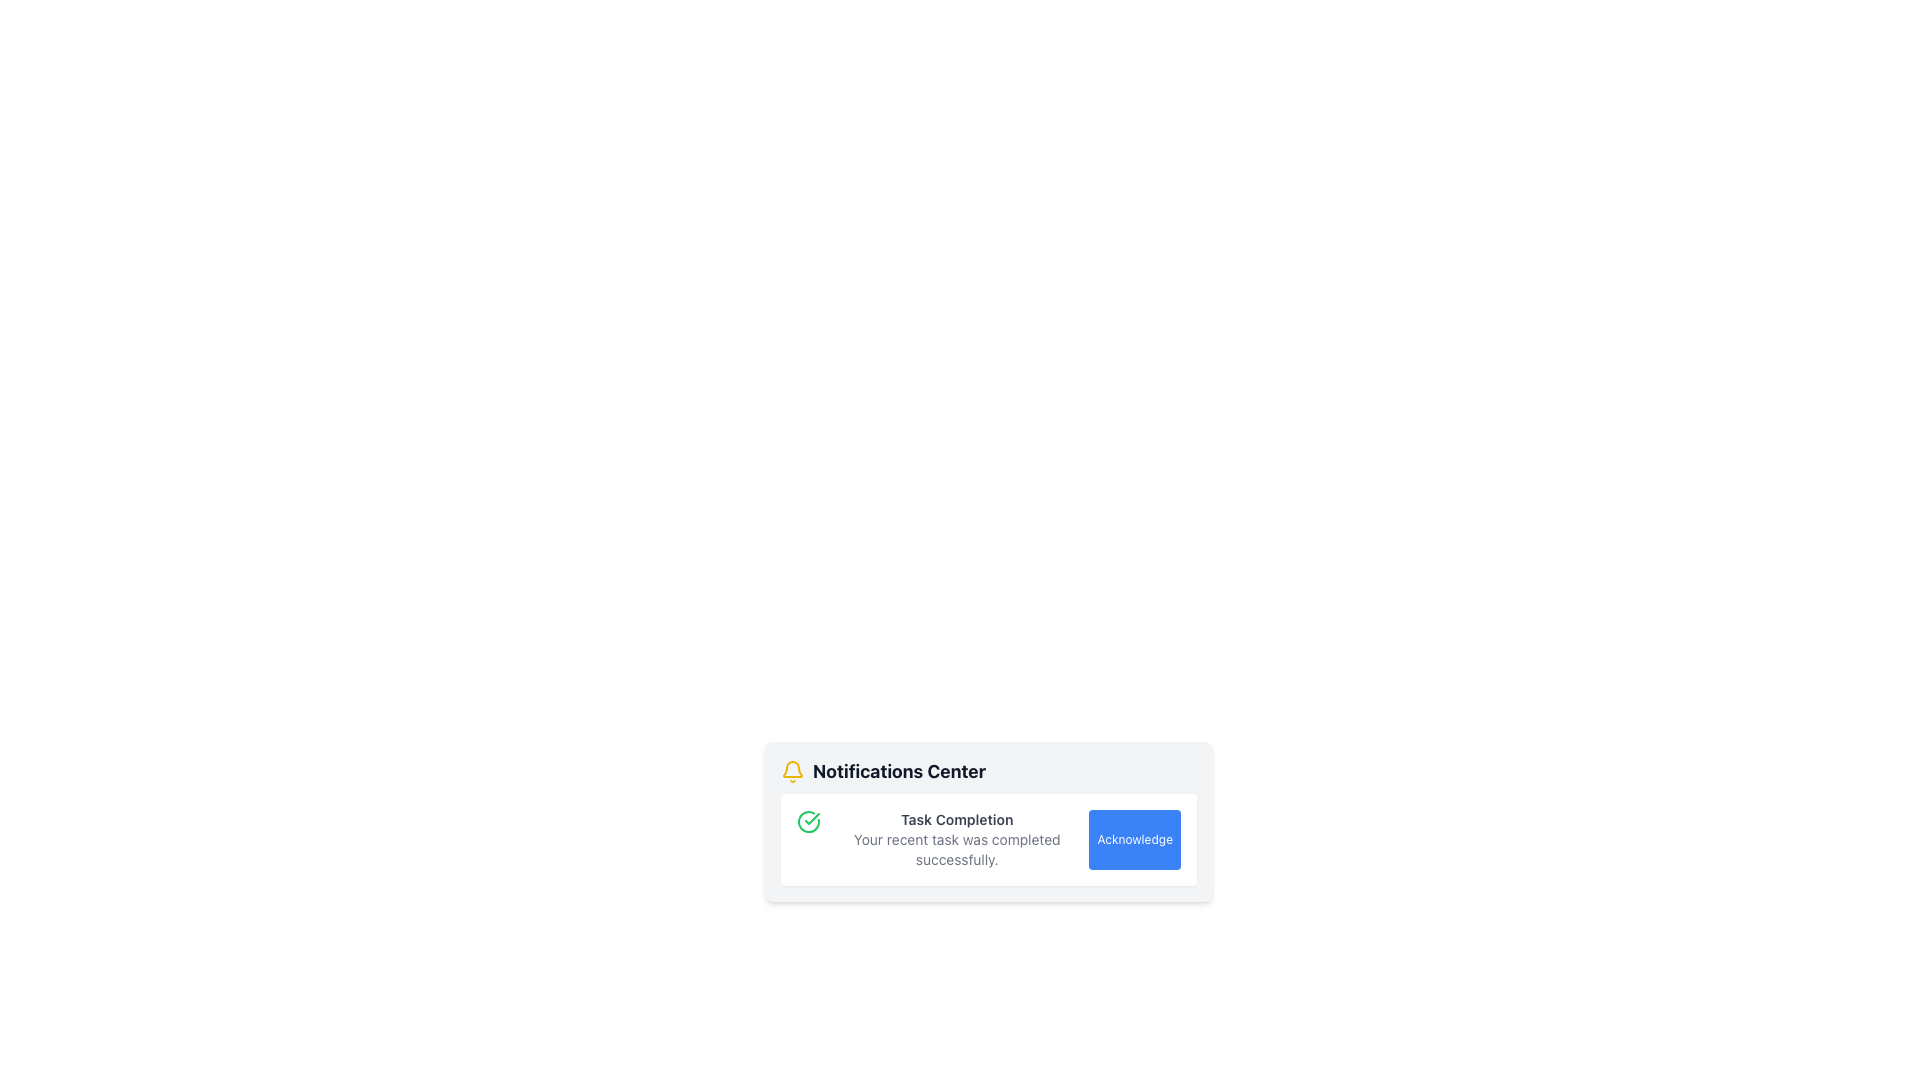 The image size is (1920, 1080). Describe the element at coordinates (809, 821) in the screenshot. I see `the task completion icon located to the left of the title 'Task Completion' and aligned horizontally in the middle of the notification card` at that location.